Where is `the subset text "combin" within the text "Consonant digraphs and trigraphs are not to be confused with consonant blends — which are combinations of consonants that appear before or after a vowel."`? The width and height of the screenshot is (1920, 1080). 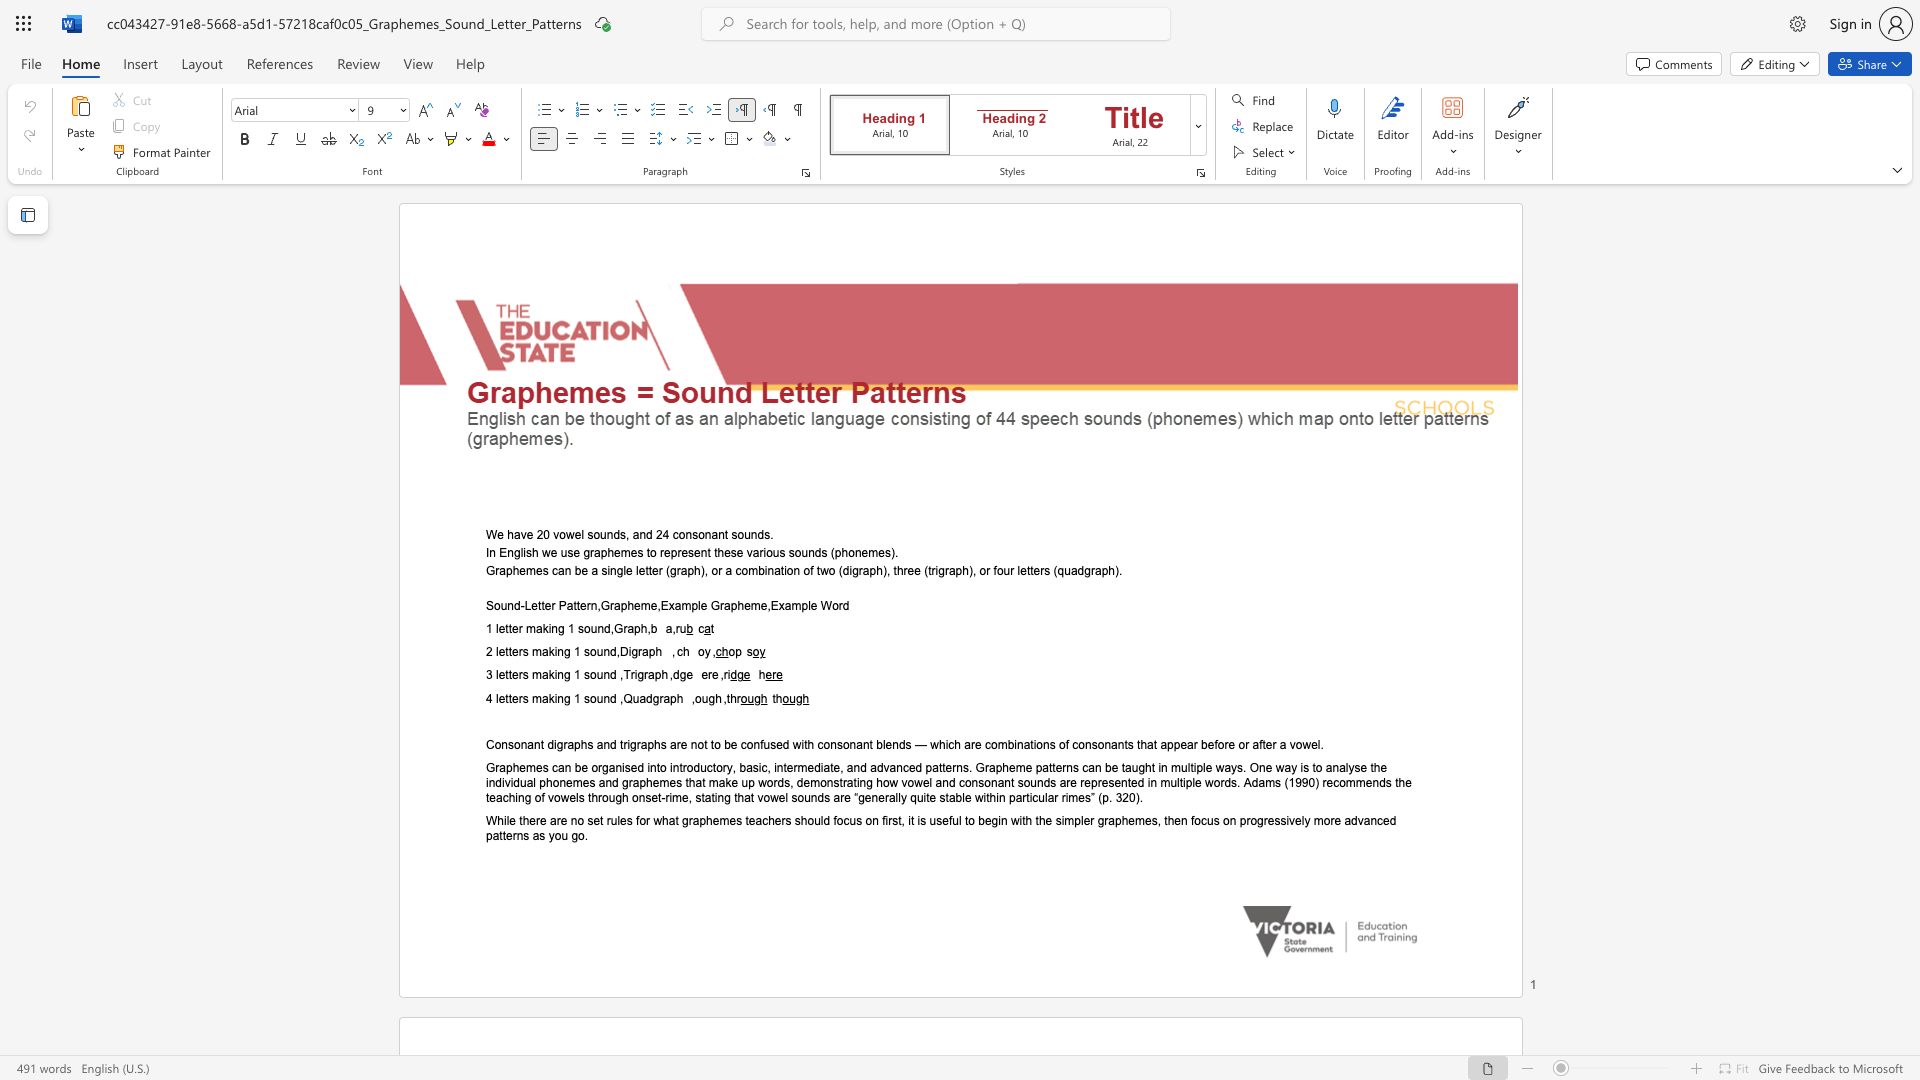 the subset text "combin" within the text "Consonant digraphs and trigraphs are not to be confused with consonant blends — which are combinations of consonants that appear before or after a vowel." is located at coordinates (984, 744).